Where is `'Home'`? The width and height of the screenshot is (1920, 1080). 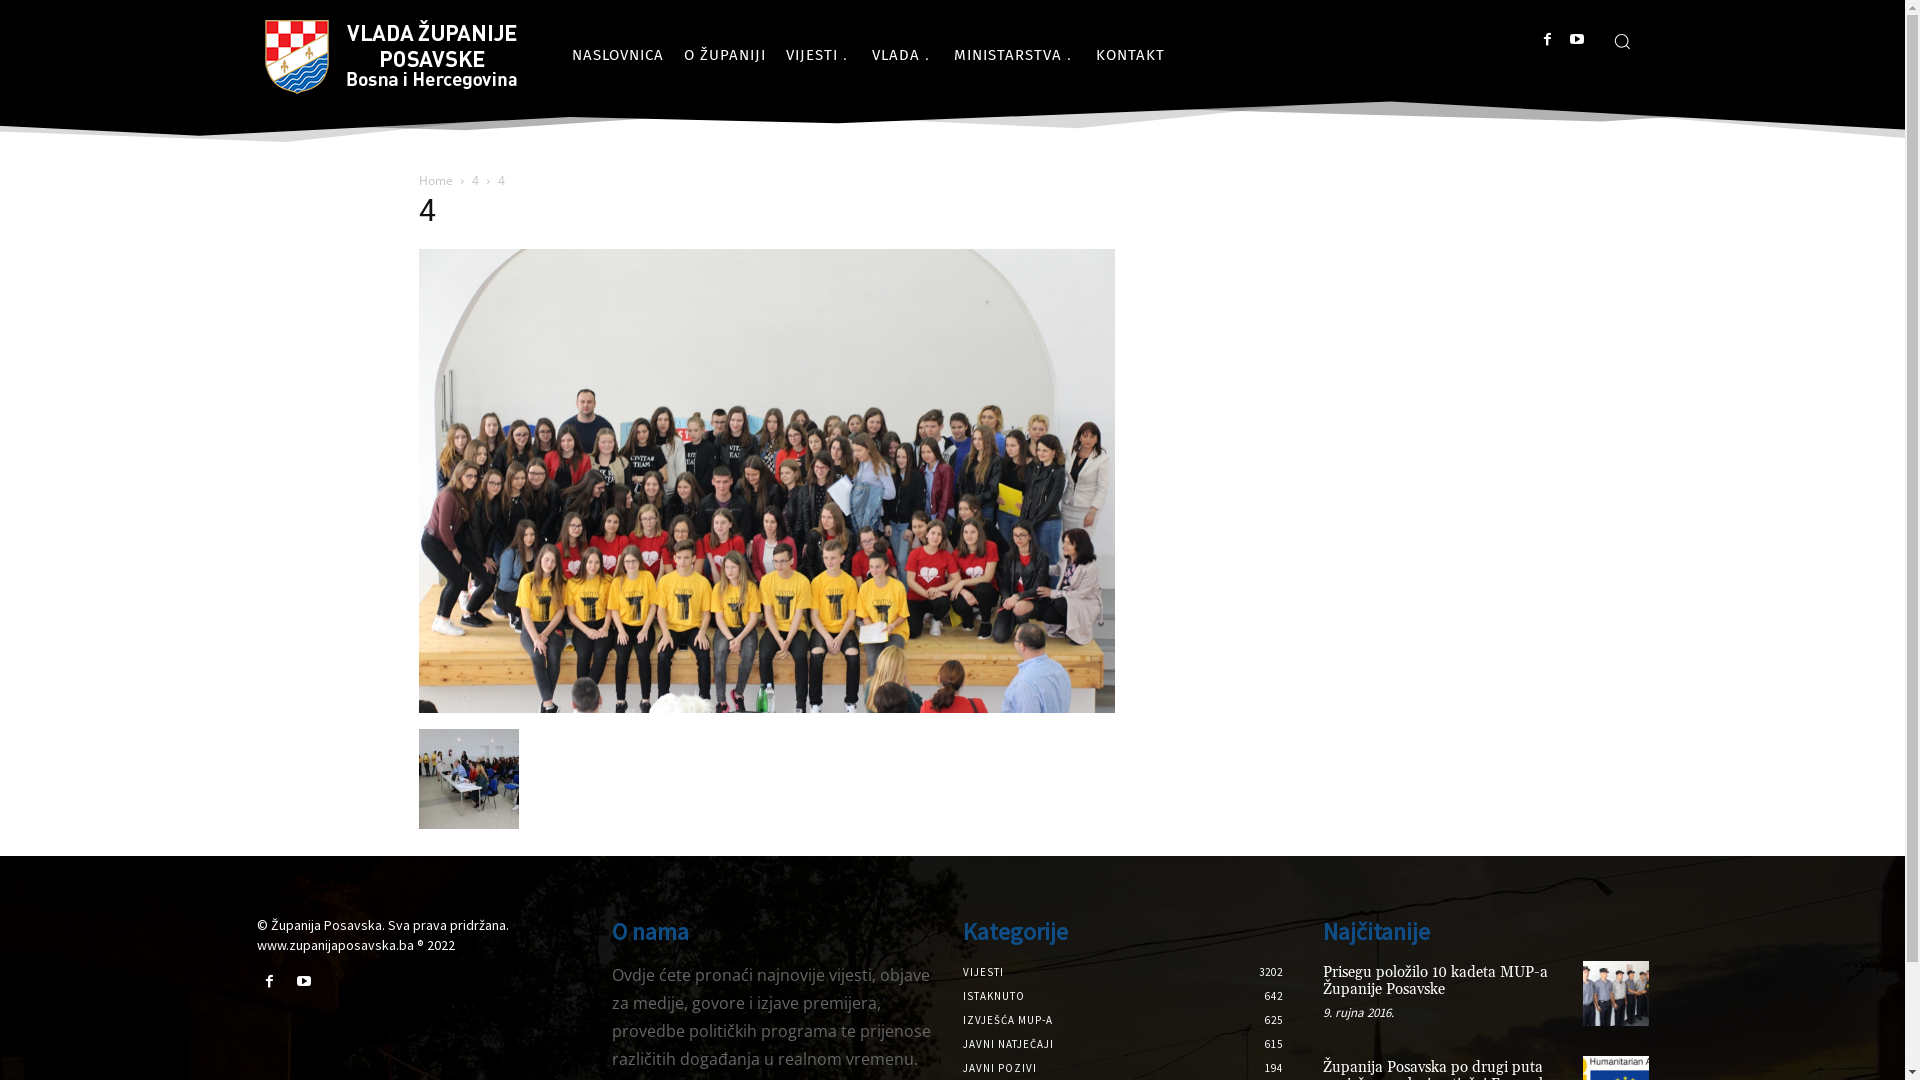
'Home' is located at coordinates (434, 180).